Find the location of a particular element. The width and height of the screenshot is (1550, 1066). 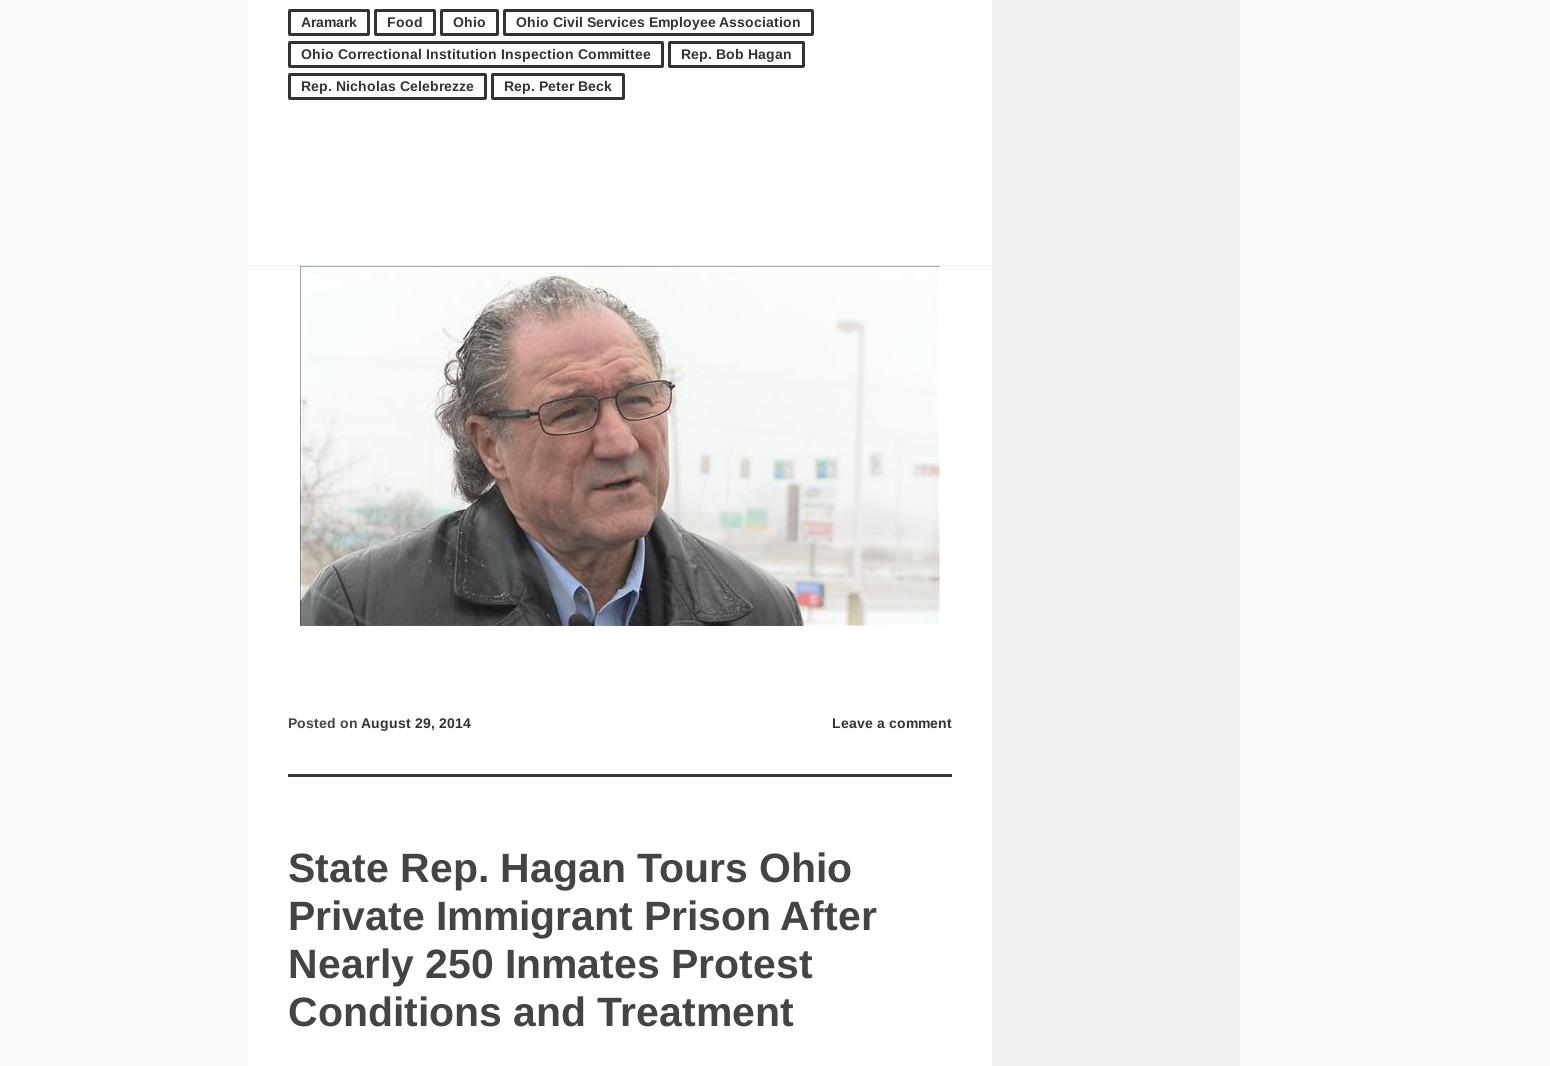

'Ohio' is located at coordinates (468, 20).